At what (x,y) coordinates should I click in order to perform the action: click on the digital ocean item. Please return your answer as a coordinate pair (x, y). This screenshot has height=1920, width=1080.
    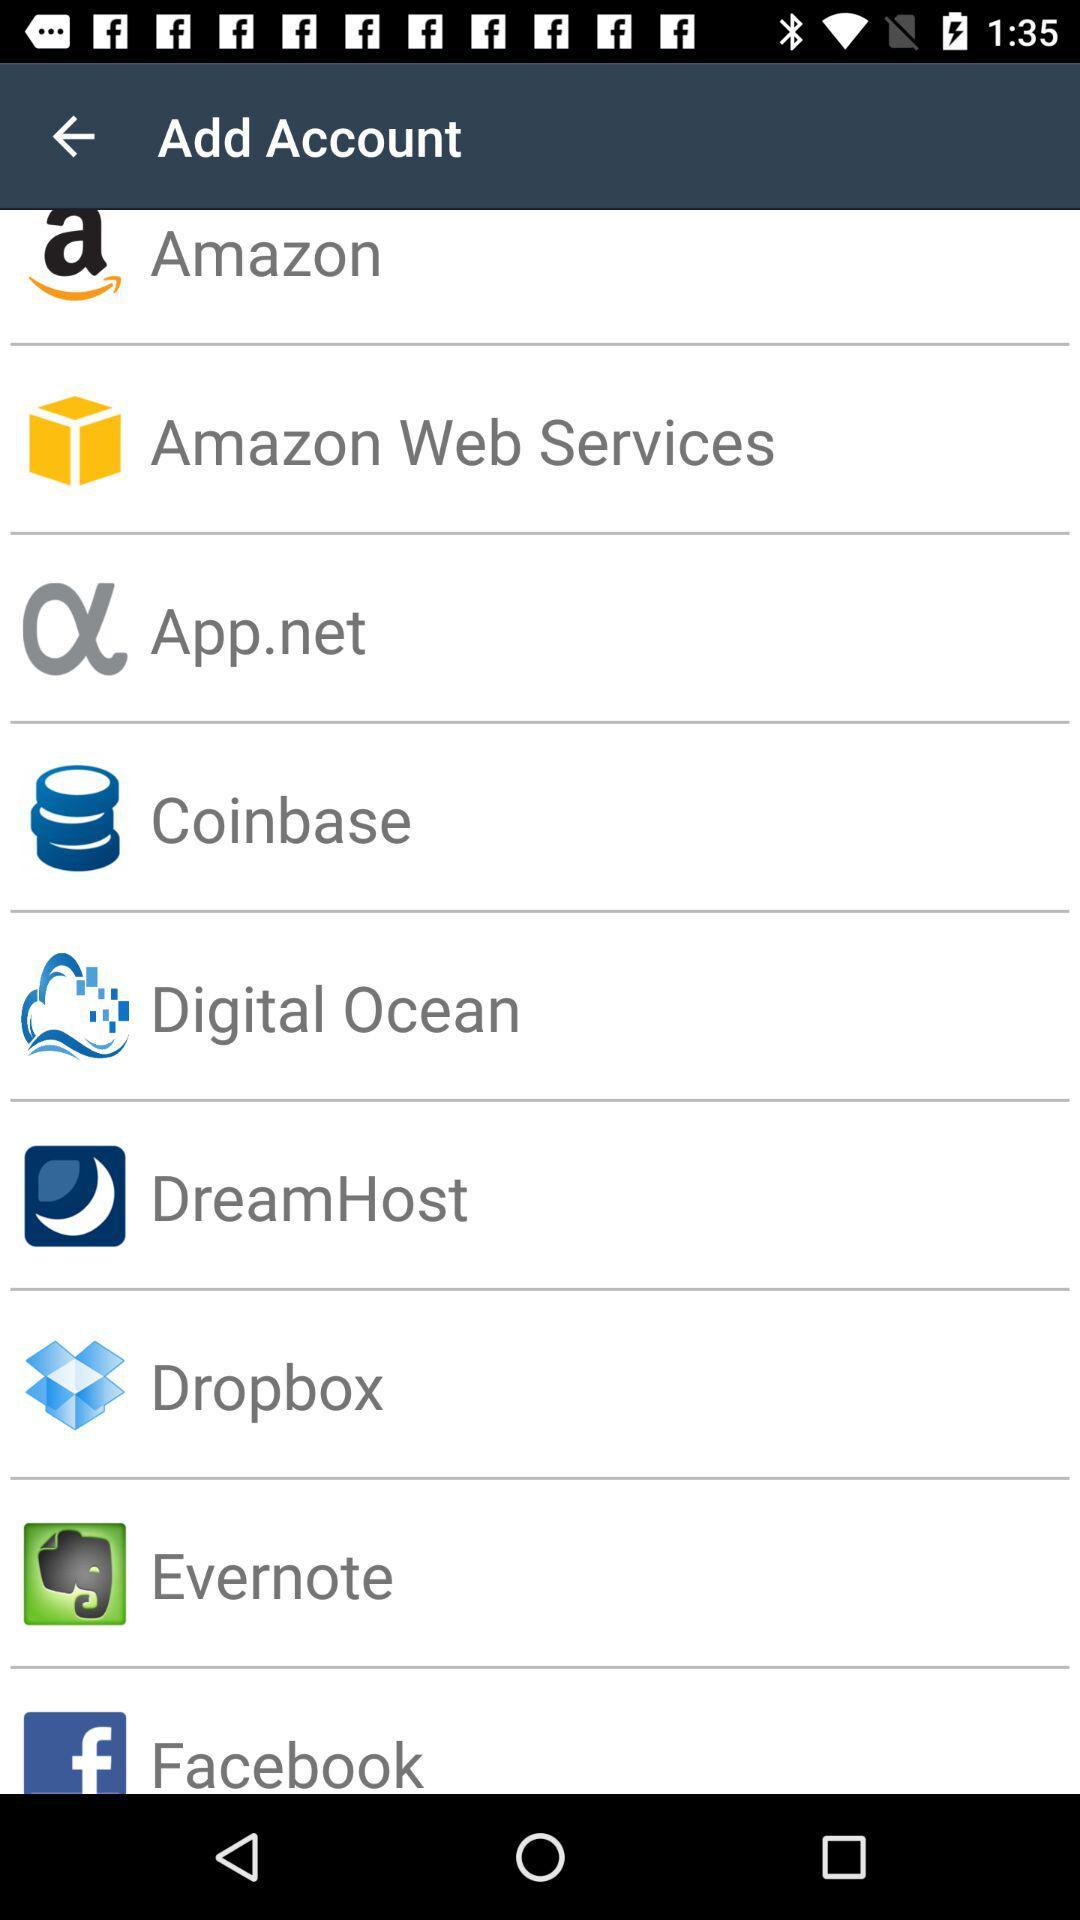
    Looking at the image, I should click on (613, 1007).